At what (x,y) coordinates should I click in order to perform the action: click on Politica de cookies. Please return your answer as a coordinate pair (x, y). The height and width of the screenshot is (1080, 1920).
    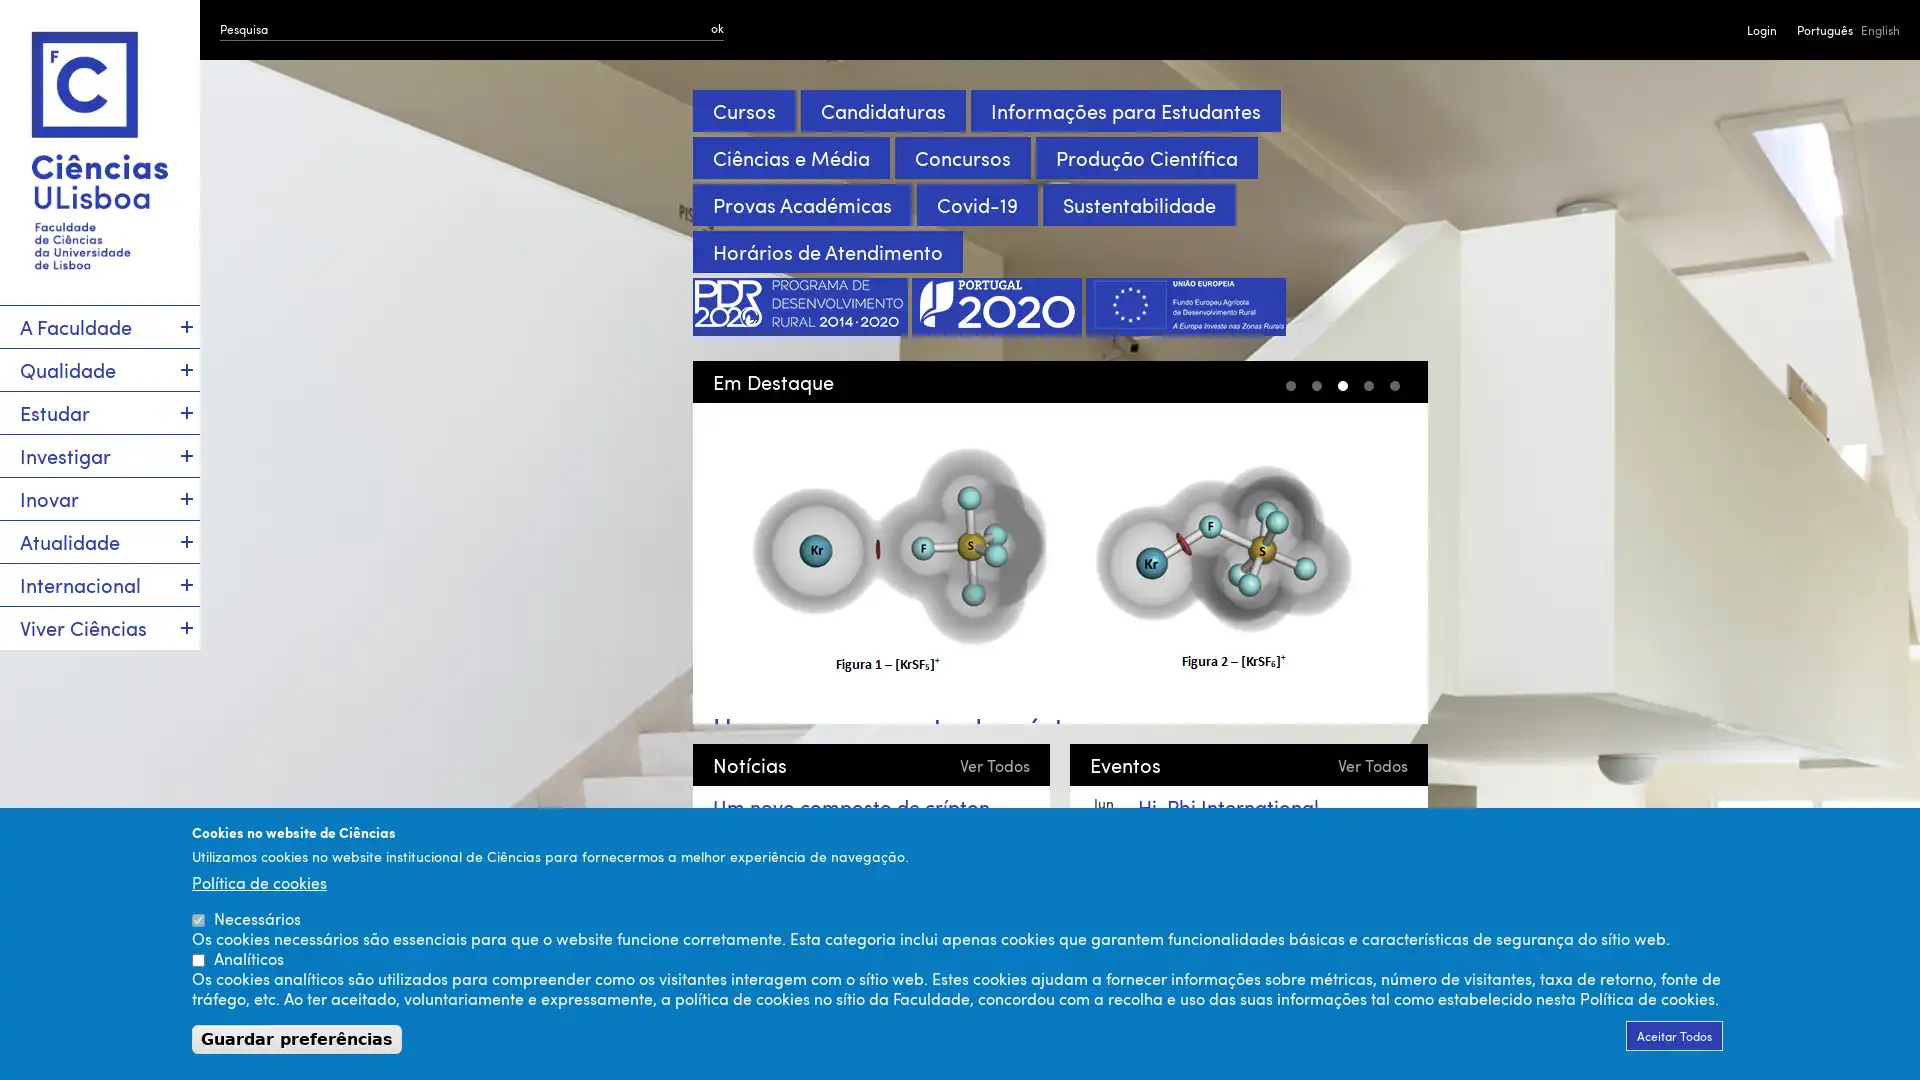
    Looking at the image, I should click on (258, 881).